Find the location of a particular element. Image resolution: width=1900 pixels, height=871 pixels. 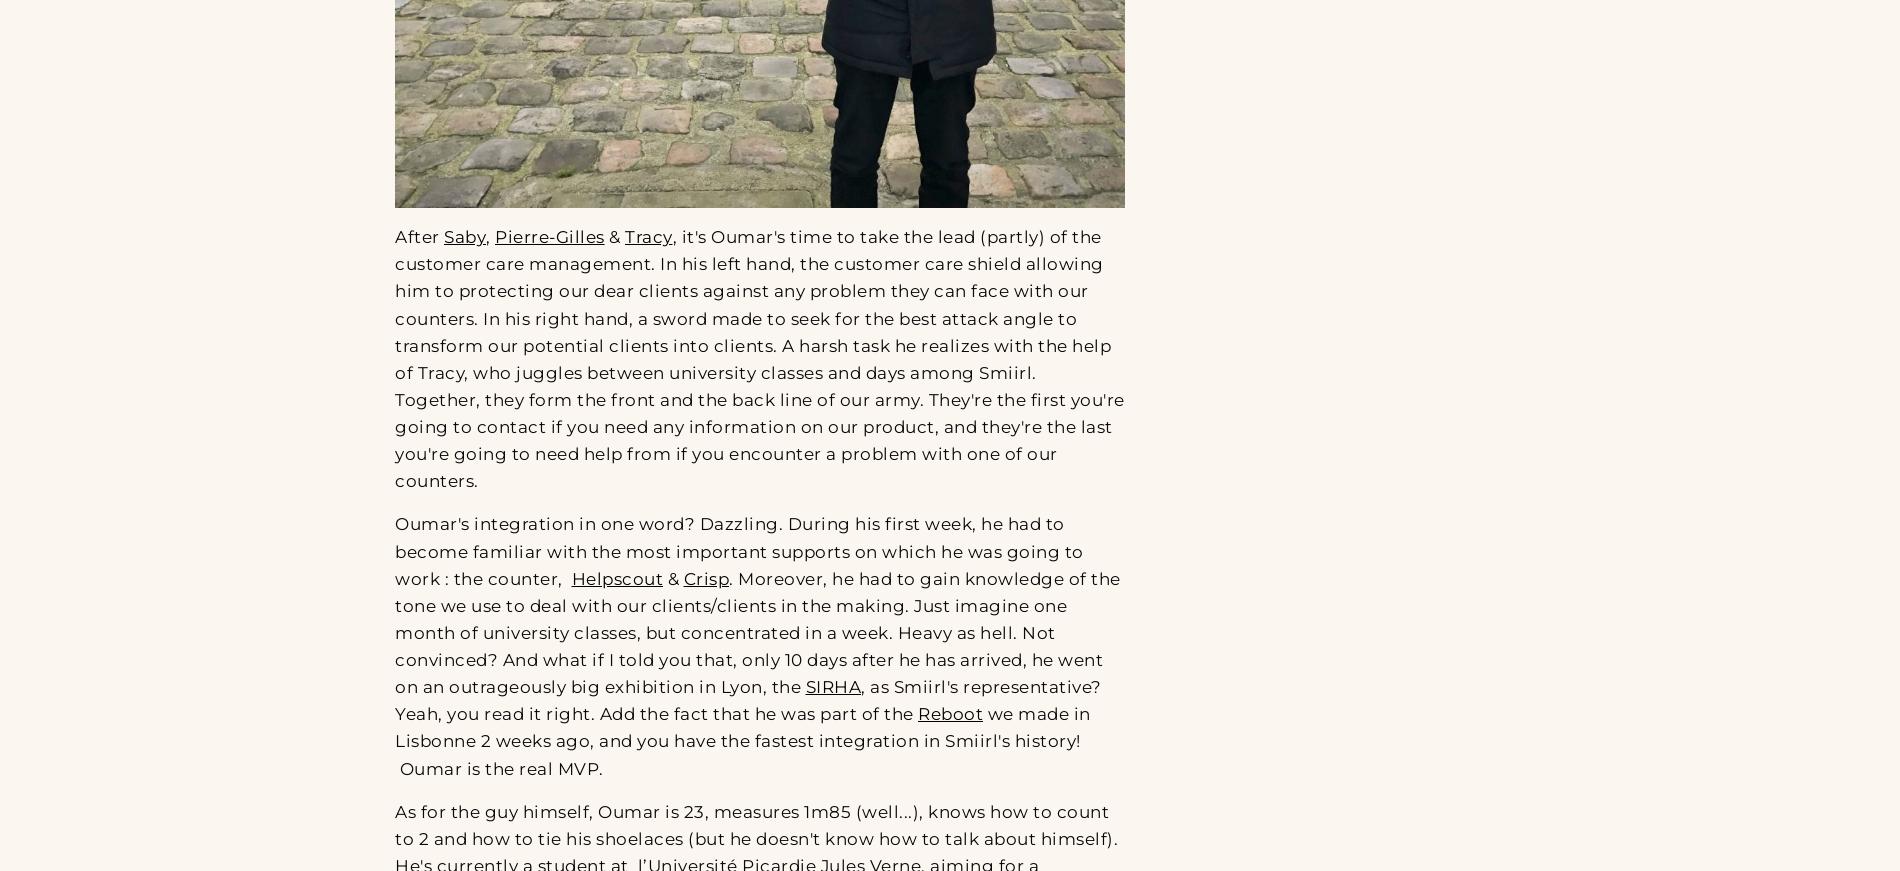

'After' is located at coordinates (418, 236).